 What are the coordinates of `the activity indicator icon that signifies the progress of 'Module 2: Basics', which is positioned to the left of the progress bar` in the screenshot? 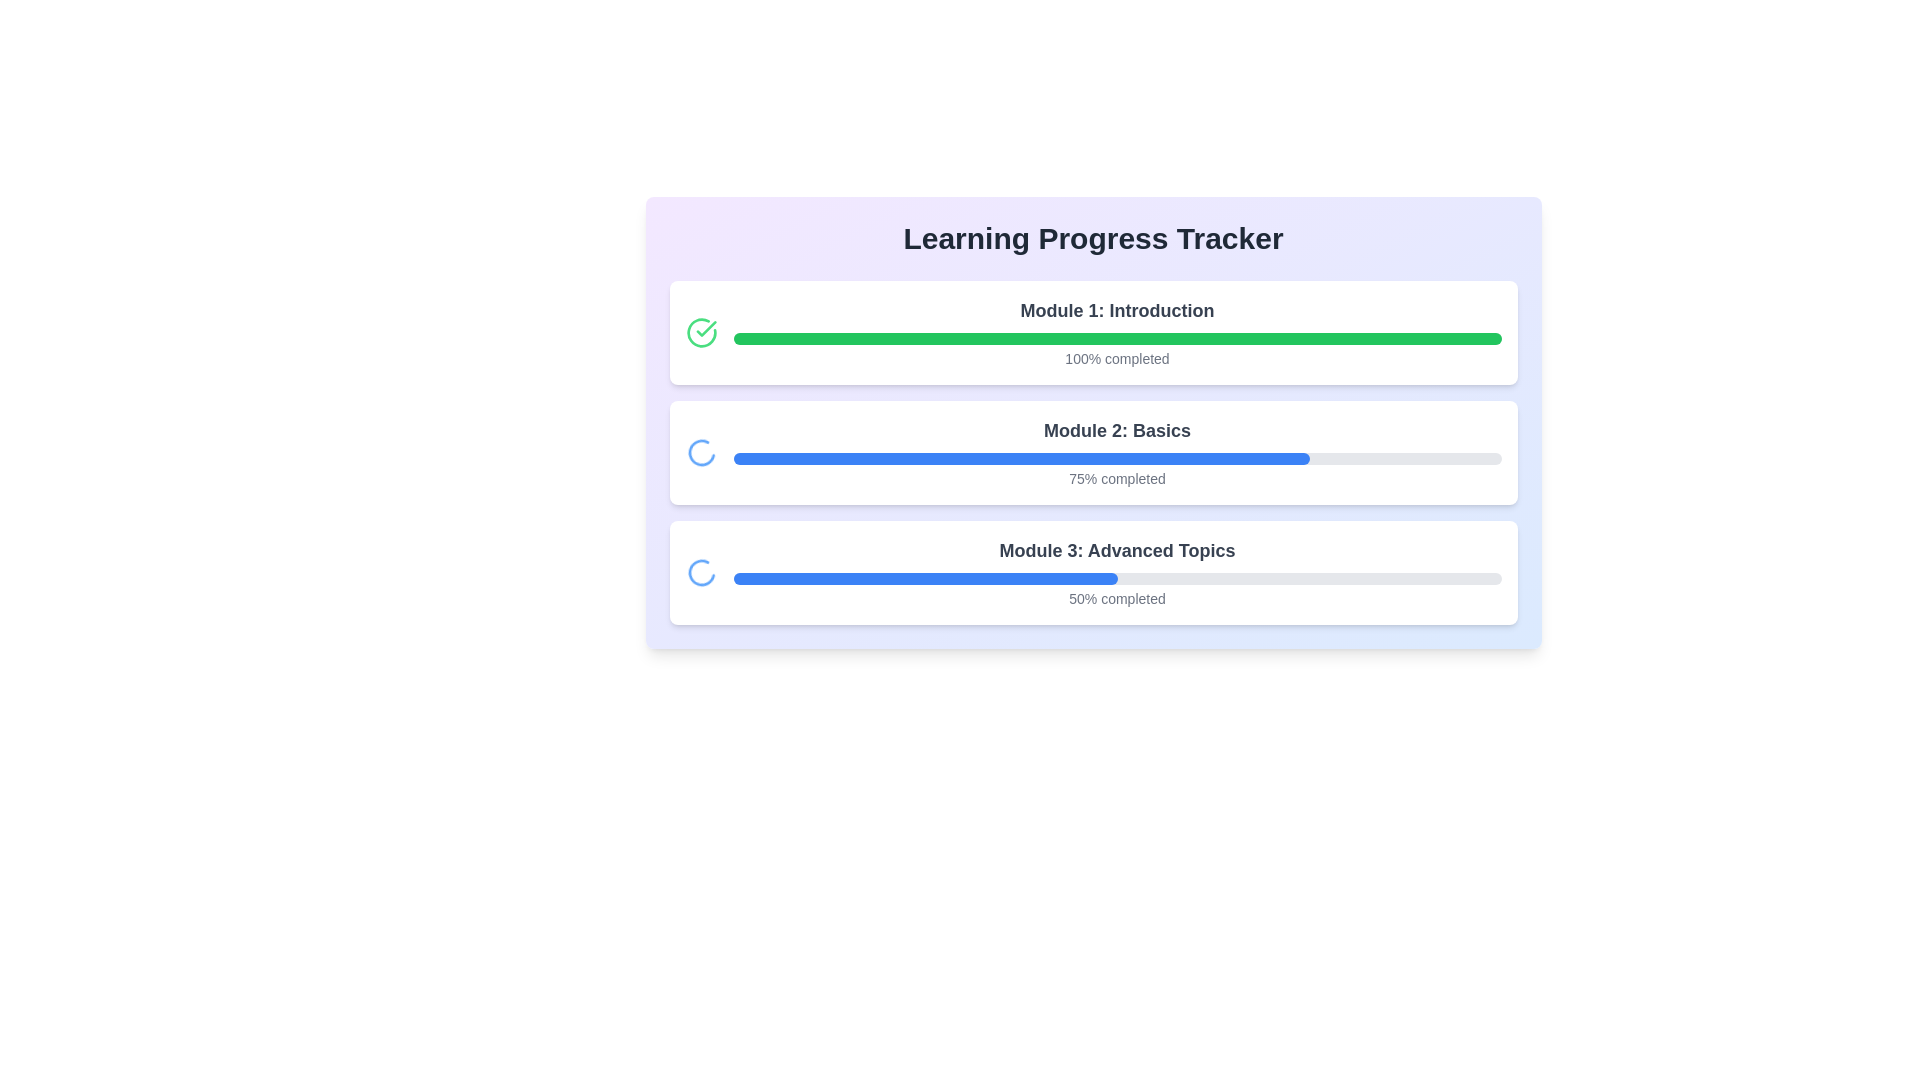 It's located at (701, 452).